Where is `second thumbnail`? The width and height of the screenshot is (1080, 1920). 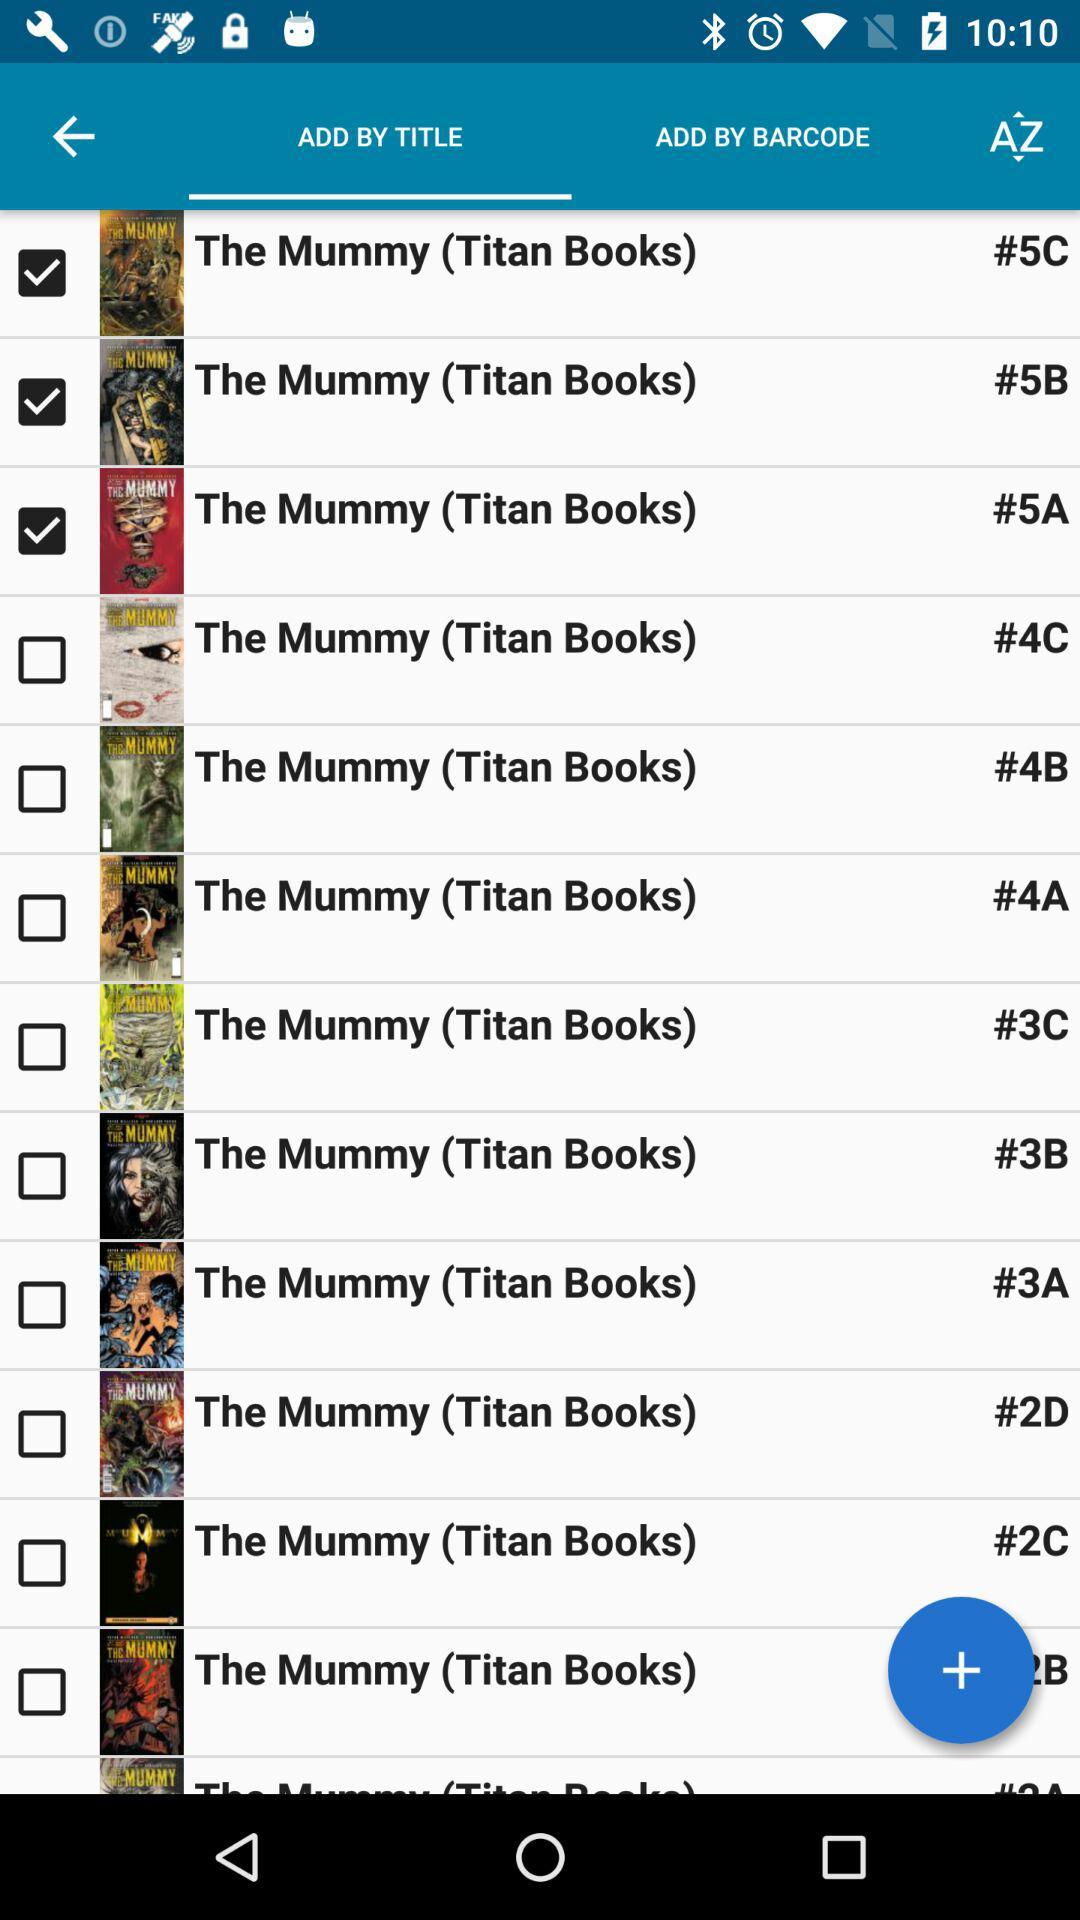 second thumbnail is located at coordinates (48, 401).